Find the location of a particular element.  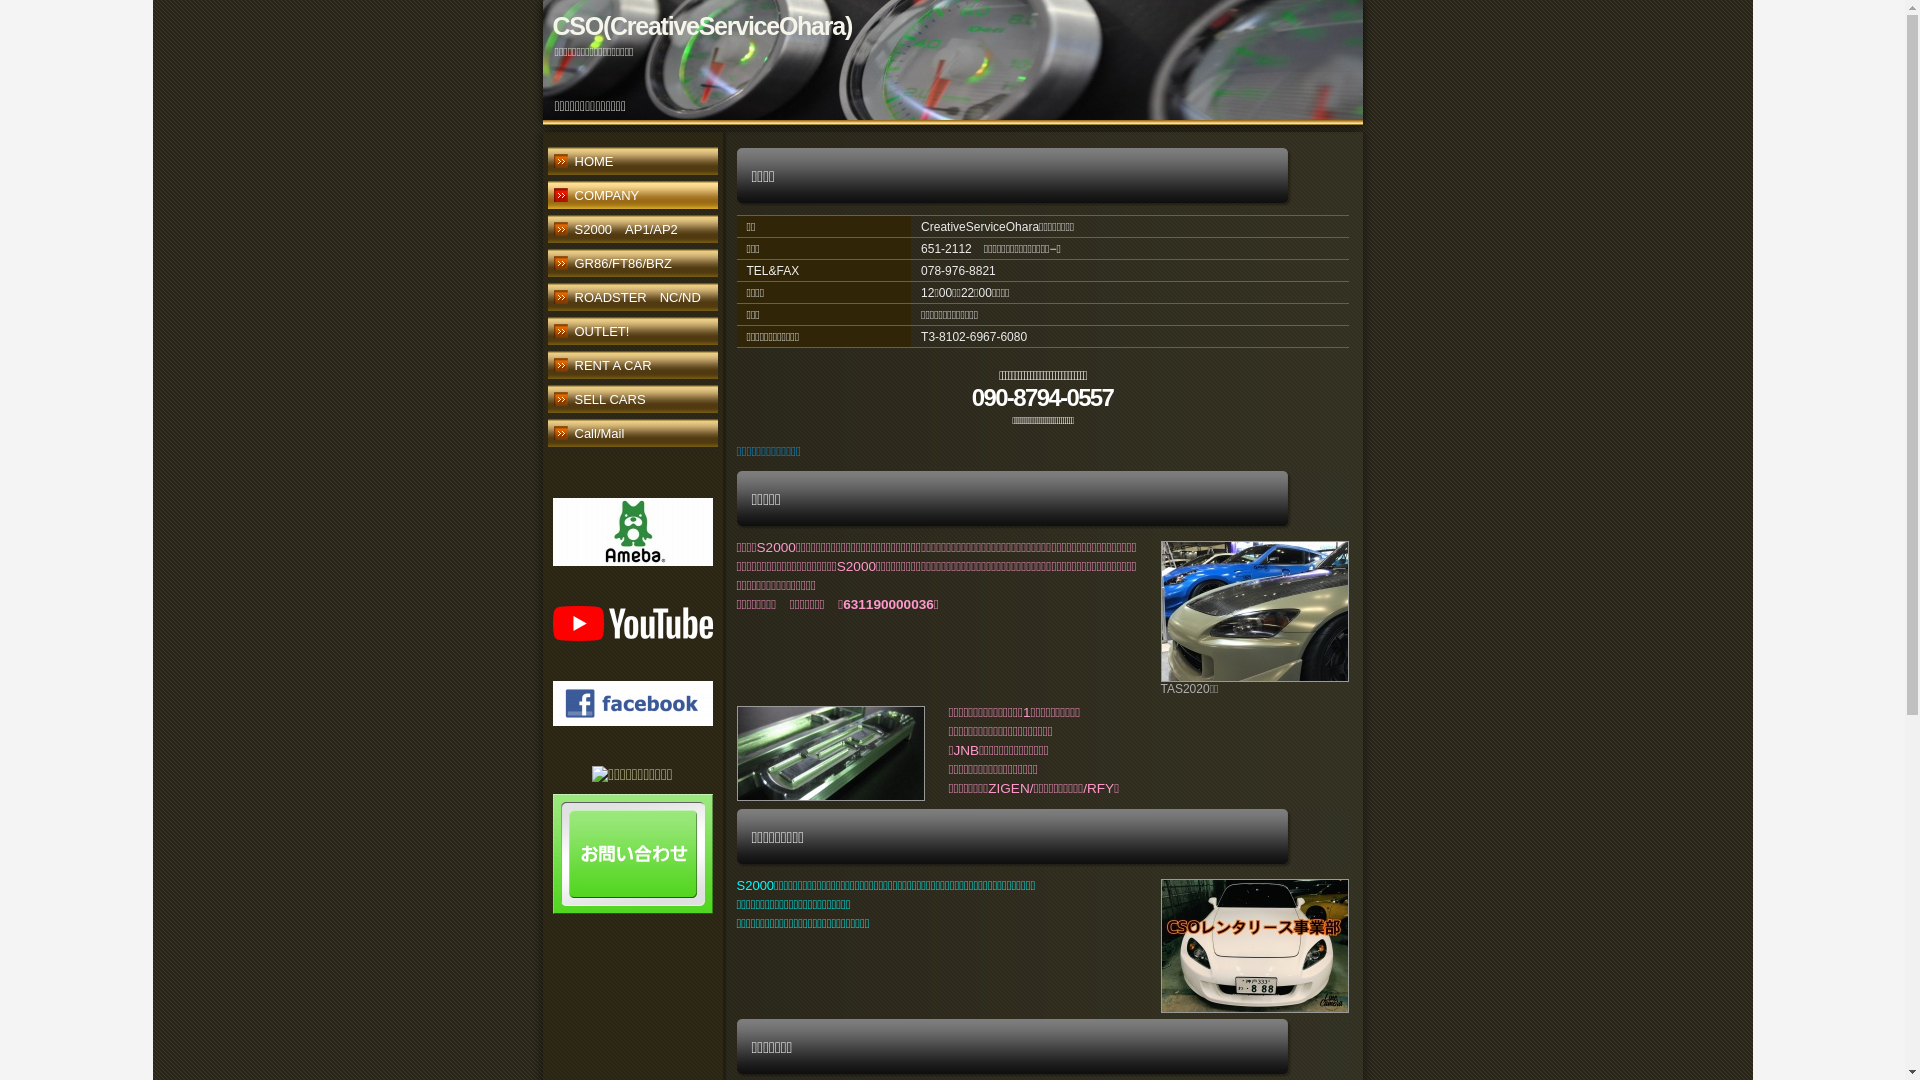

'OUTLET!' is located at coordinates (631, 333).